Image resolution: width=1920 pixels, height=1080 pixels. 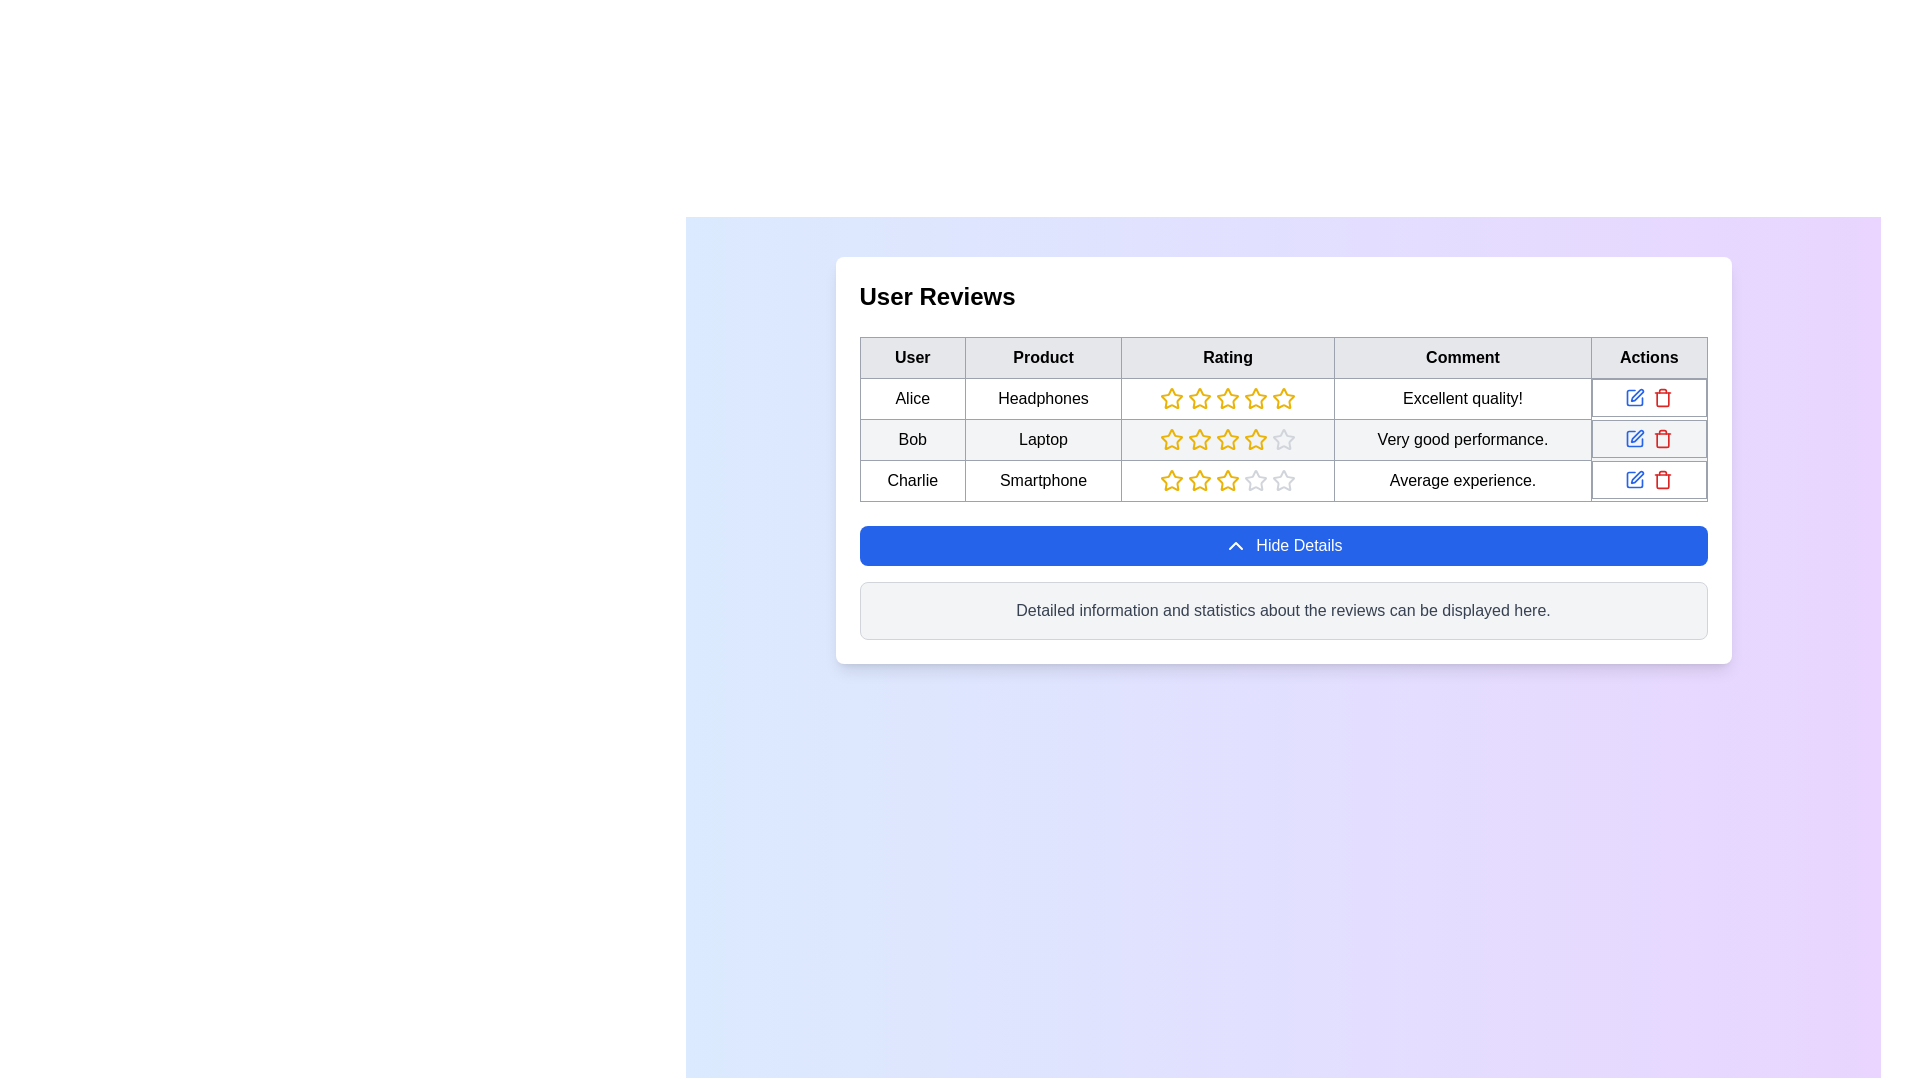 What do you see at coordinates (1171, 438) in the screenshot?
I see `the yellow five-pointed star icon representing the fourth rating in the 'User Reviews' table for 'Bob'` at bounding box center [1171, 438].